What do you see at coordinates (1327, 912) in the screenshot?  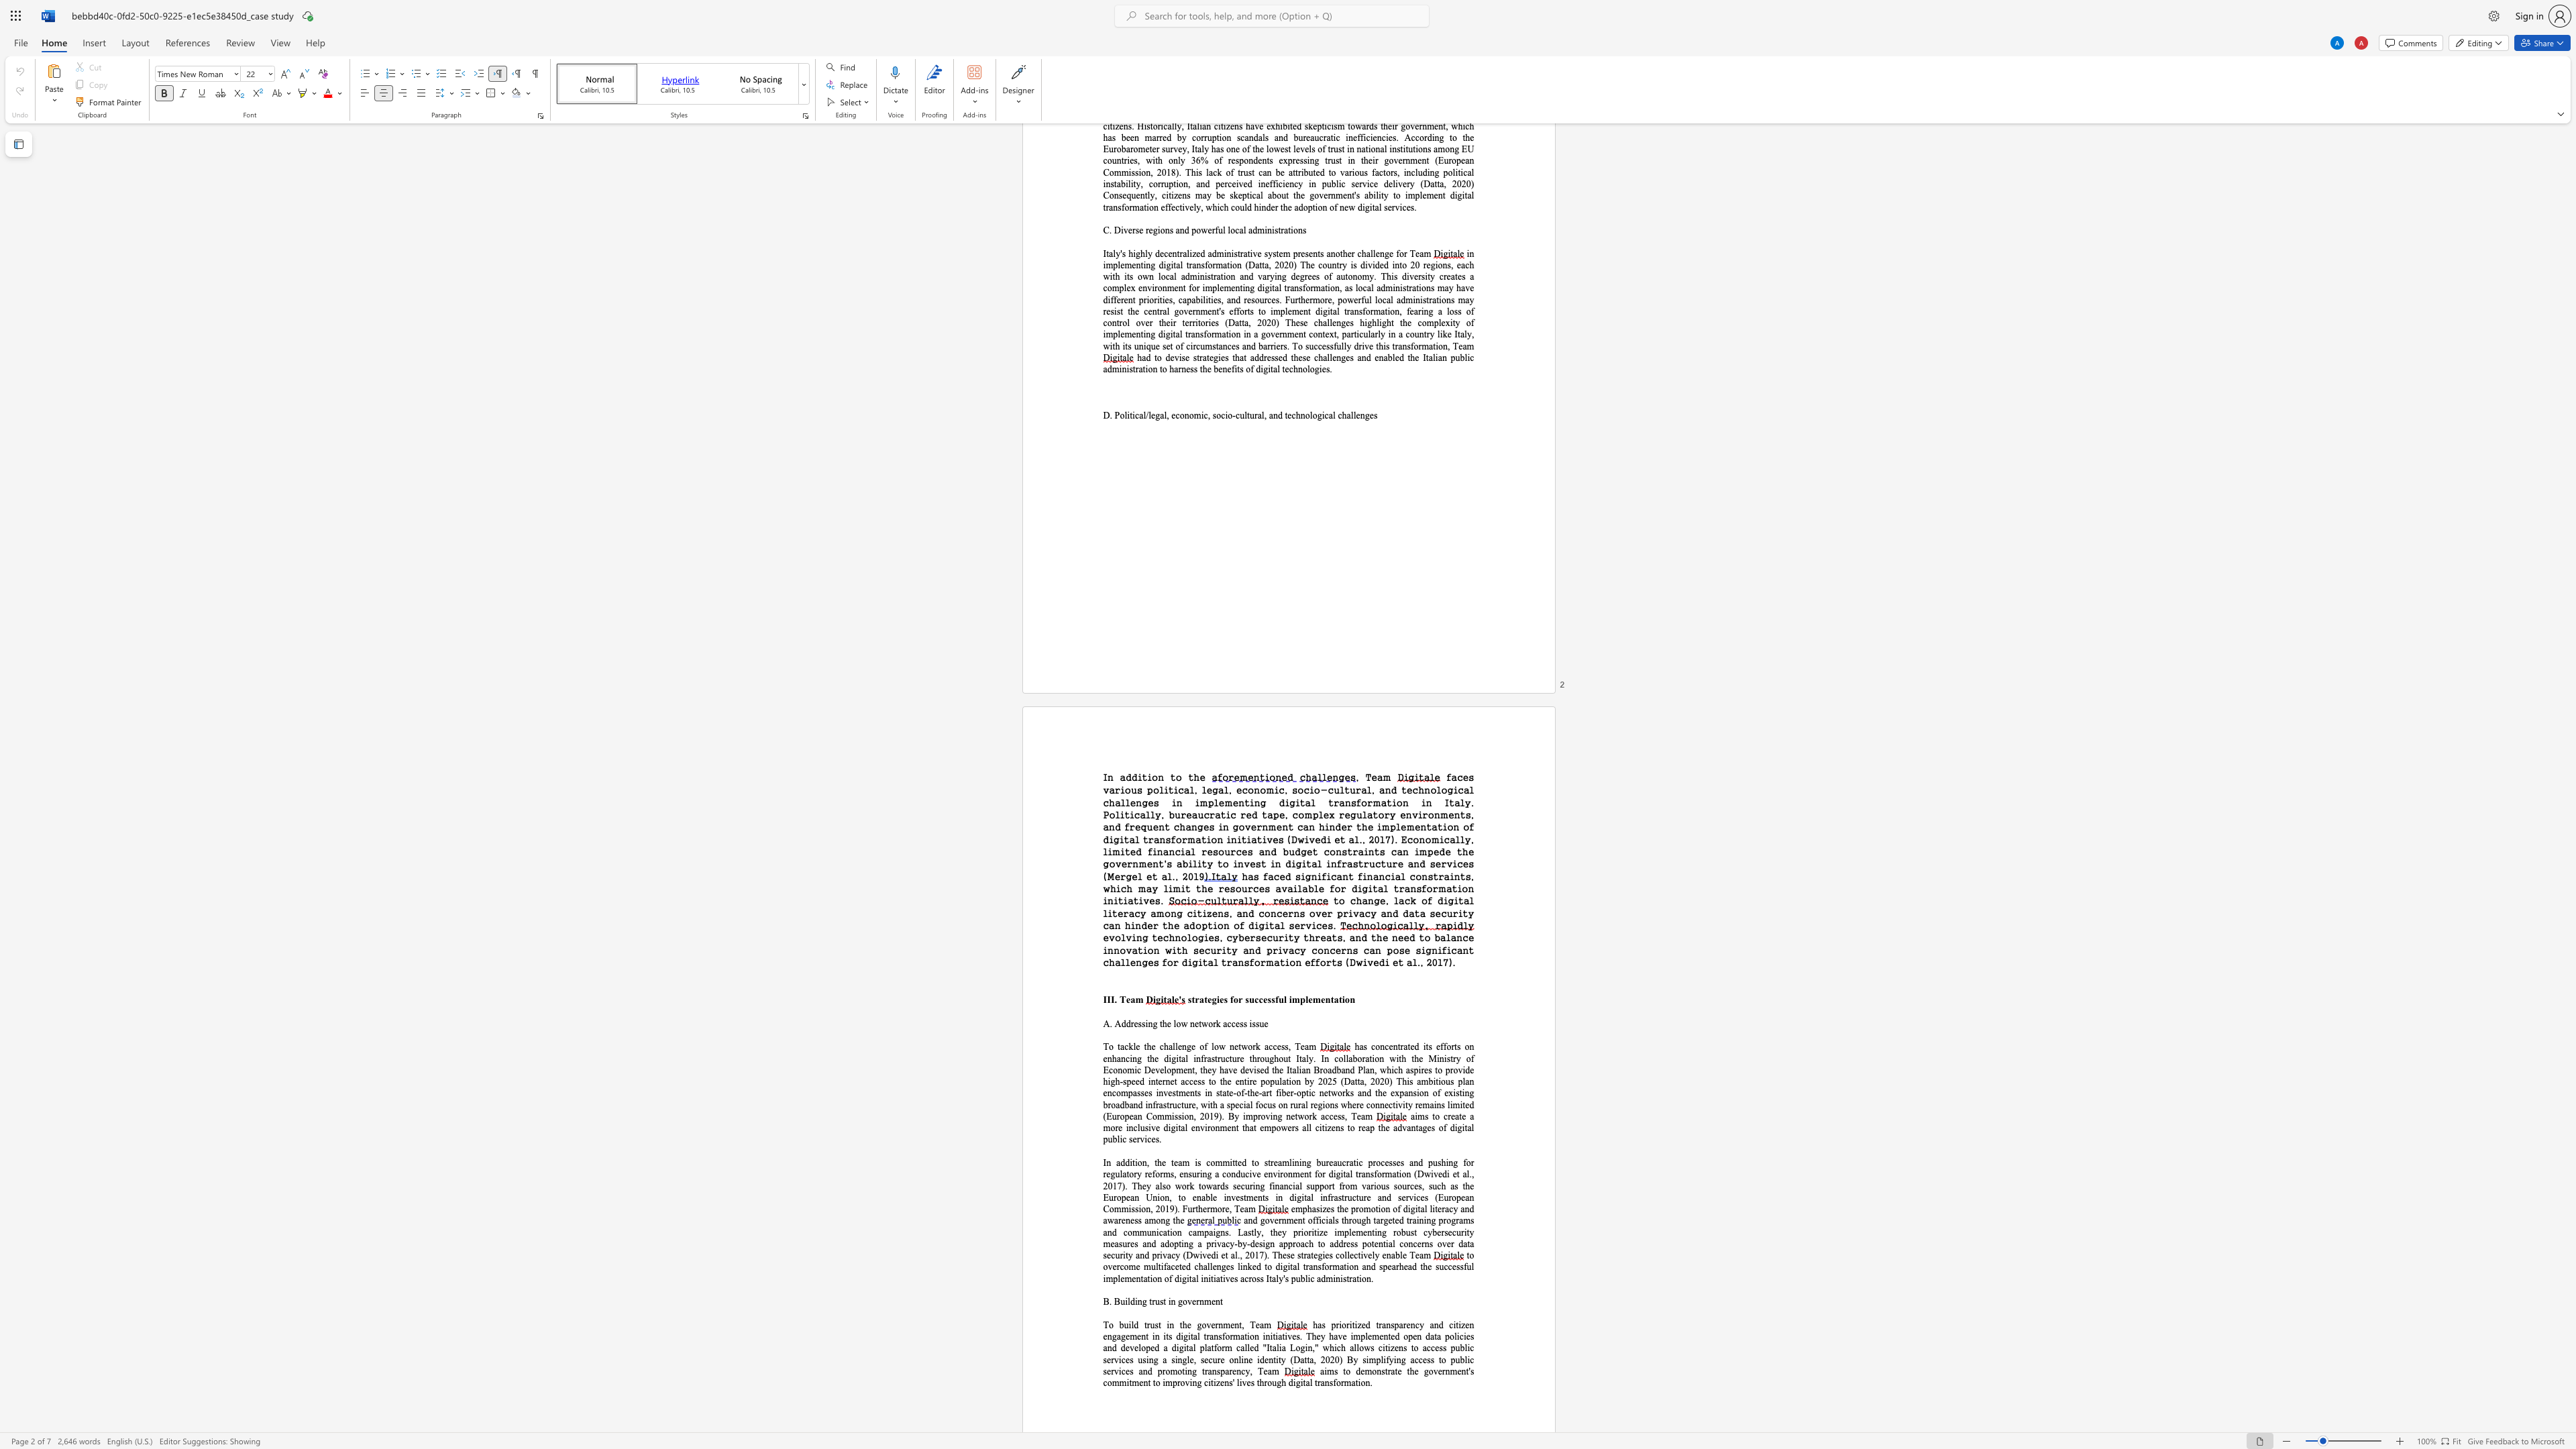 I see `the subset text "r privacy and data sec" within the text "to change, lack of digital literacy among citizens, and concerns over privacy and data security can hinder the adoption of digital services."` at bounding box center [1327, 912].